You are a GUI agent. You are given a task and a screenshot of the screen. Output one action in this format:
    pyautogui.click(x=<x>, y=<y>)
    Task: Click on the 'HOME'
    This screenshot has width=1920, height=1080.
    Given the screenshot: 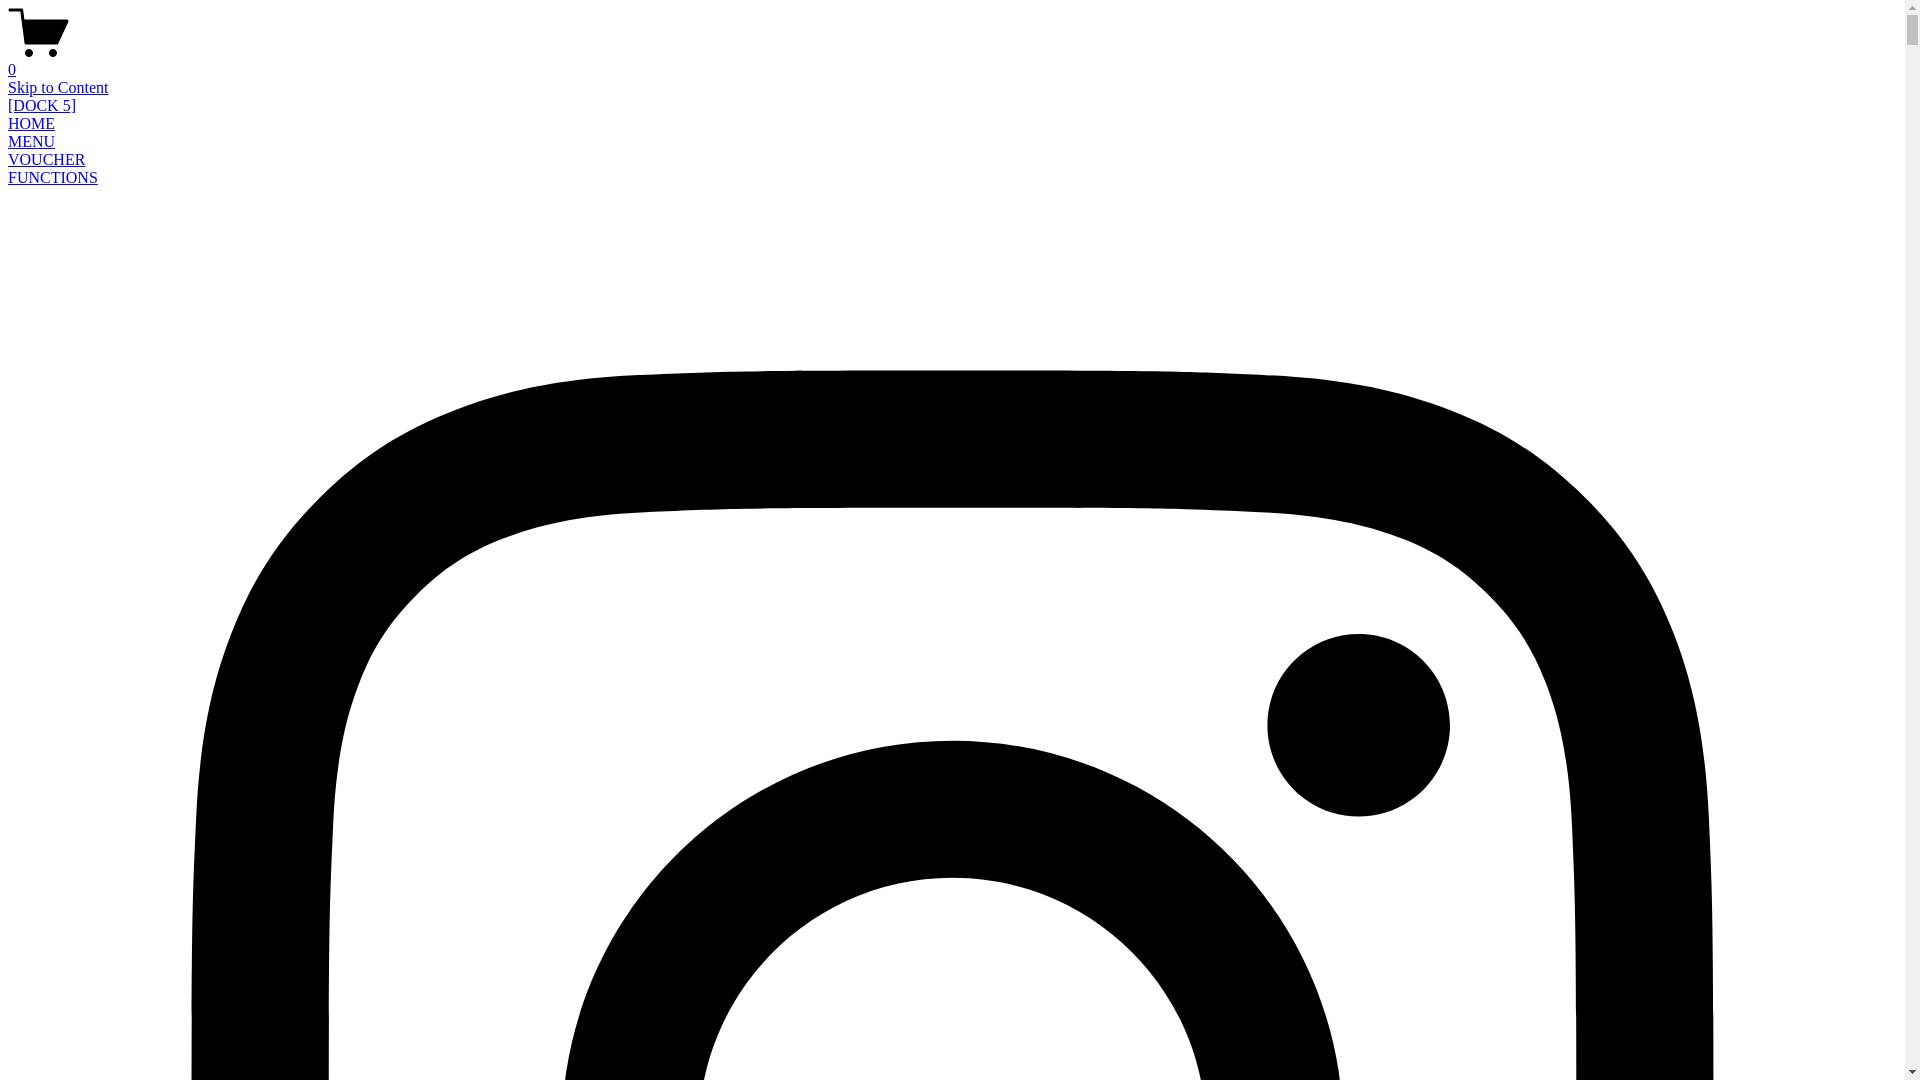 What is the action you would take?
    pyautogui.click(x=31, y=123)
    